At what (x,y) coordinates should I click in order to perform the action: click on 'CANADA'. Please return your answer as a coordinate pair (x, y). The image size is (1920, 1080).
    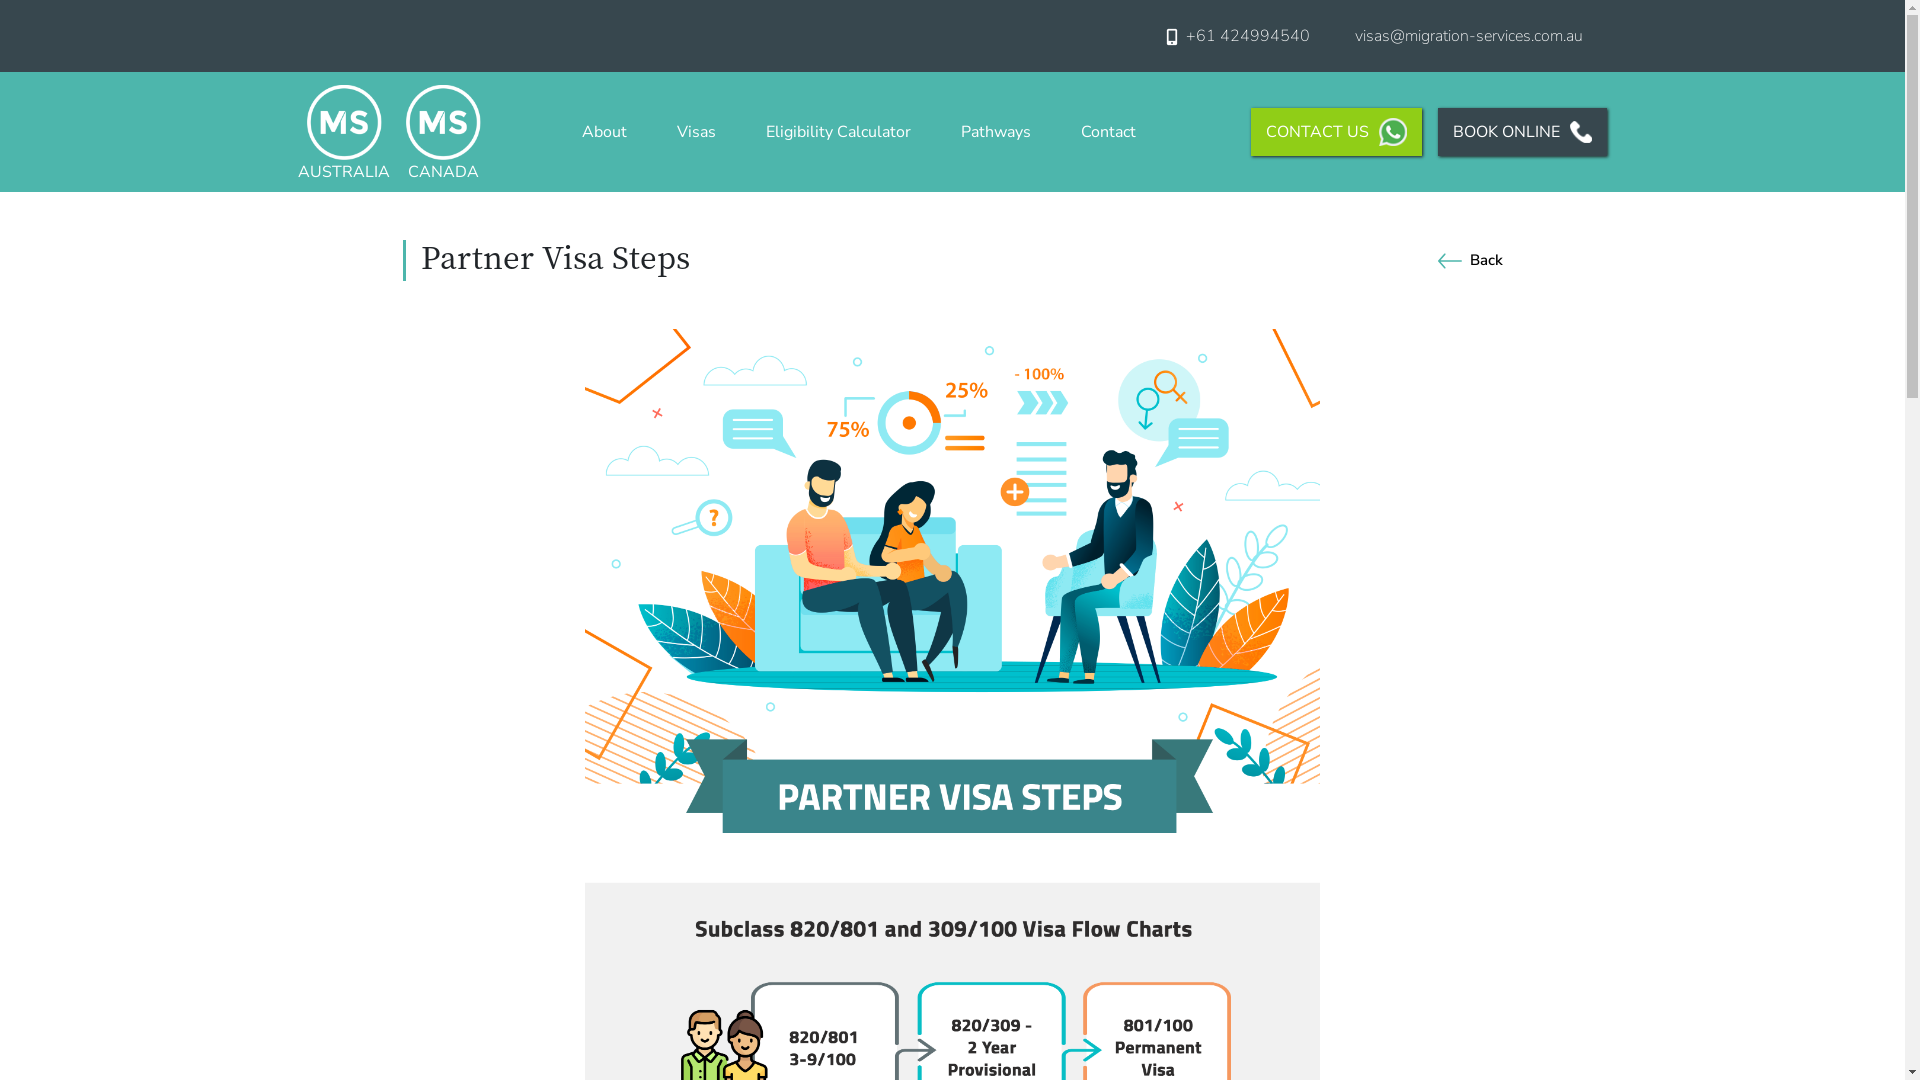
    Looking at the image, I should click on (405, 131).